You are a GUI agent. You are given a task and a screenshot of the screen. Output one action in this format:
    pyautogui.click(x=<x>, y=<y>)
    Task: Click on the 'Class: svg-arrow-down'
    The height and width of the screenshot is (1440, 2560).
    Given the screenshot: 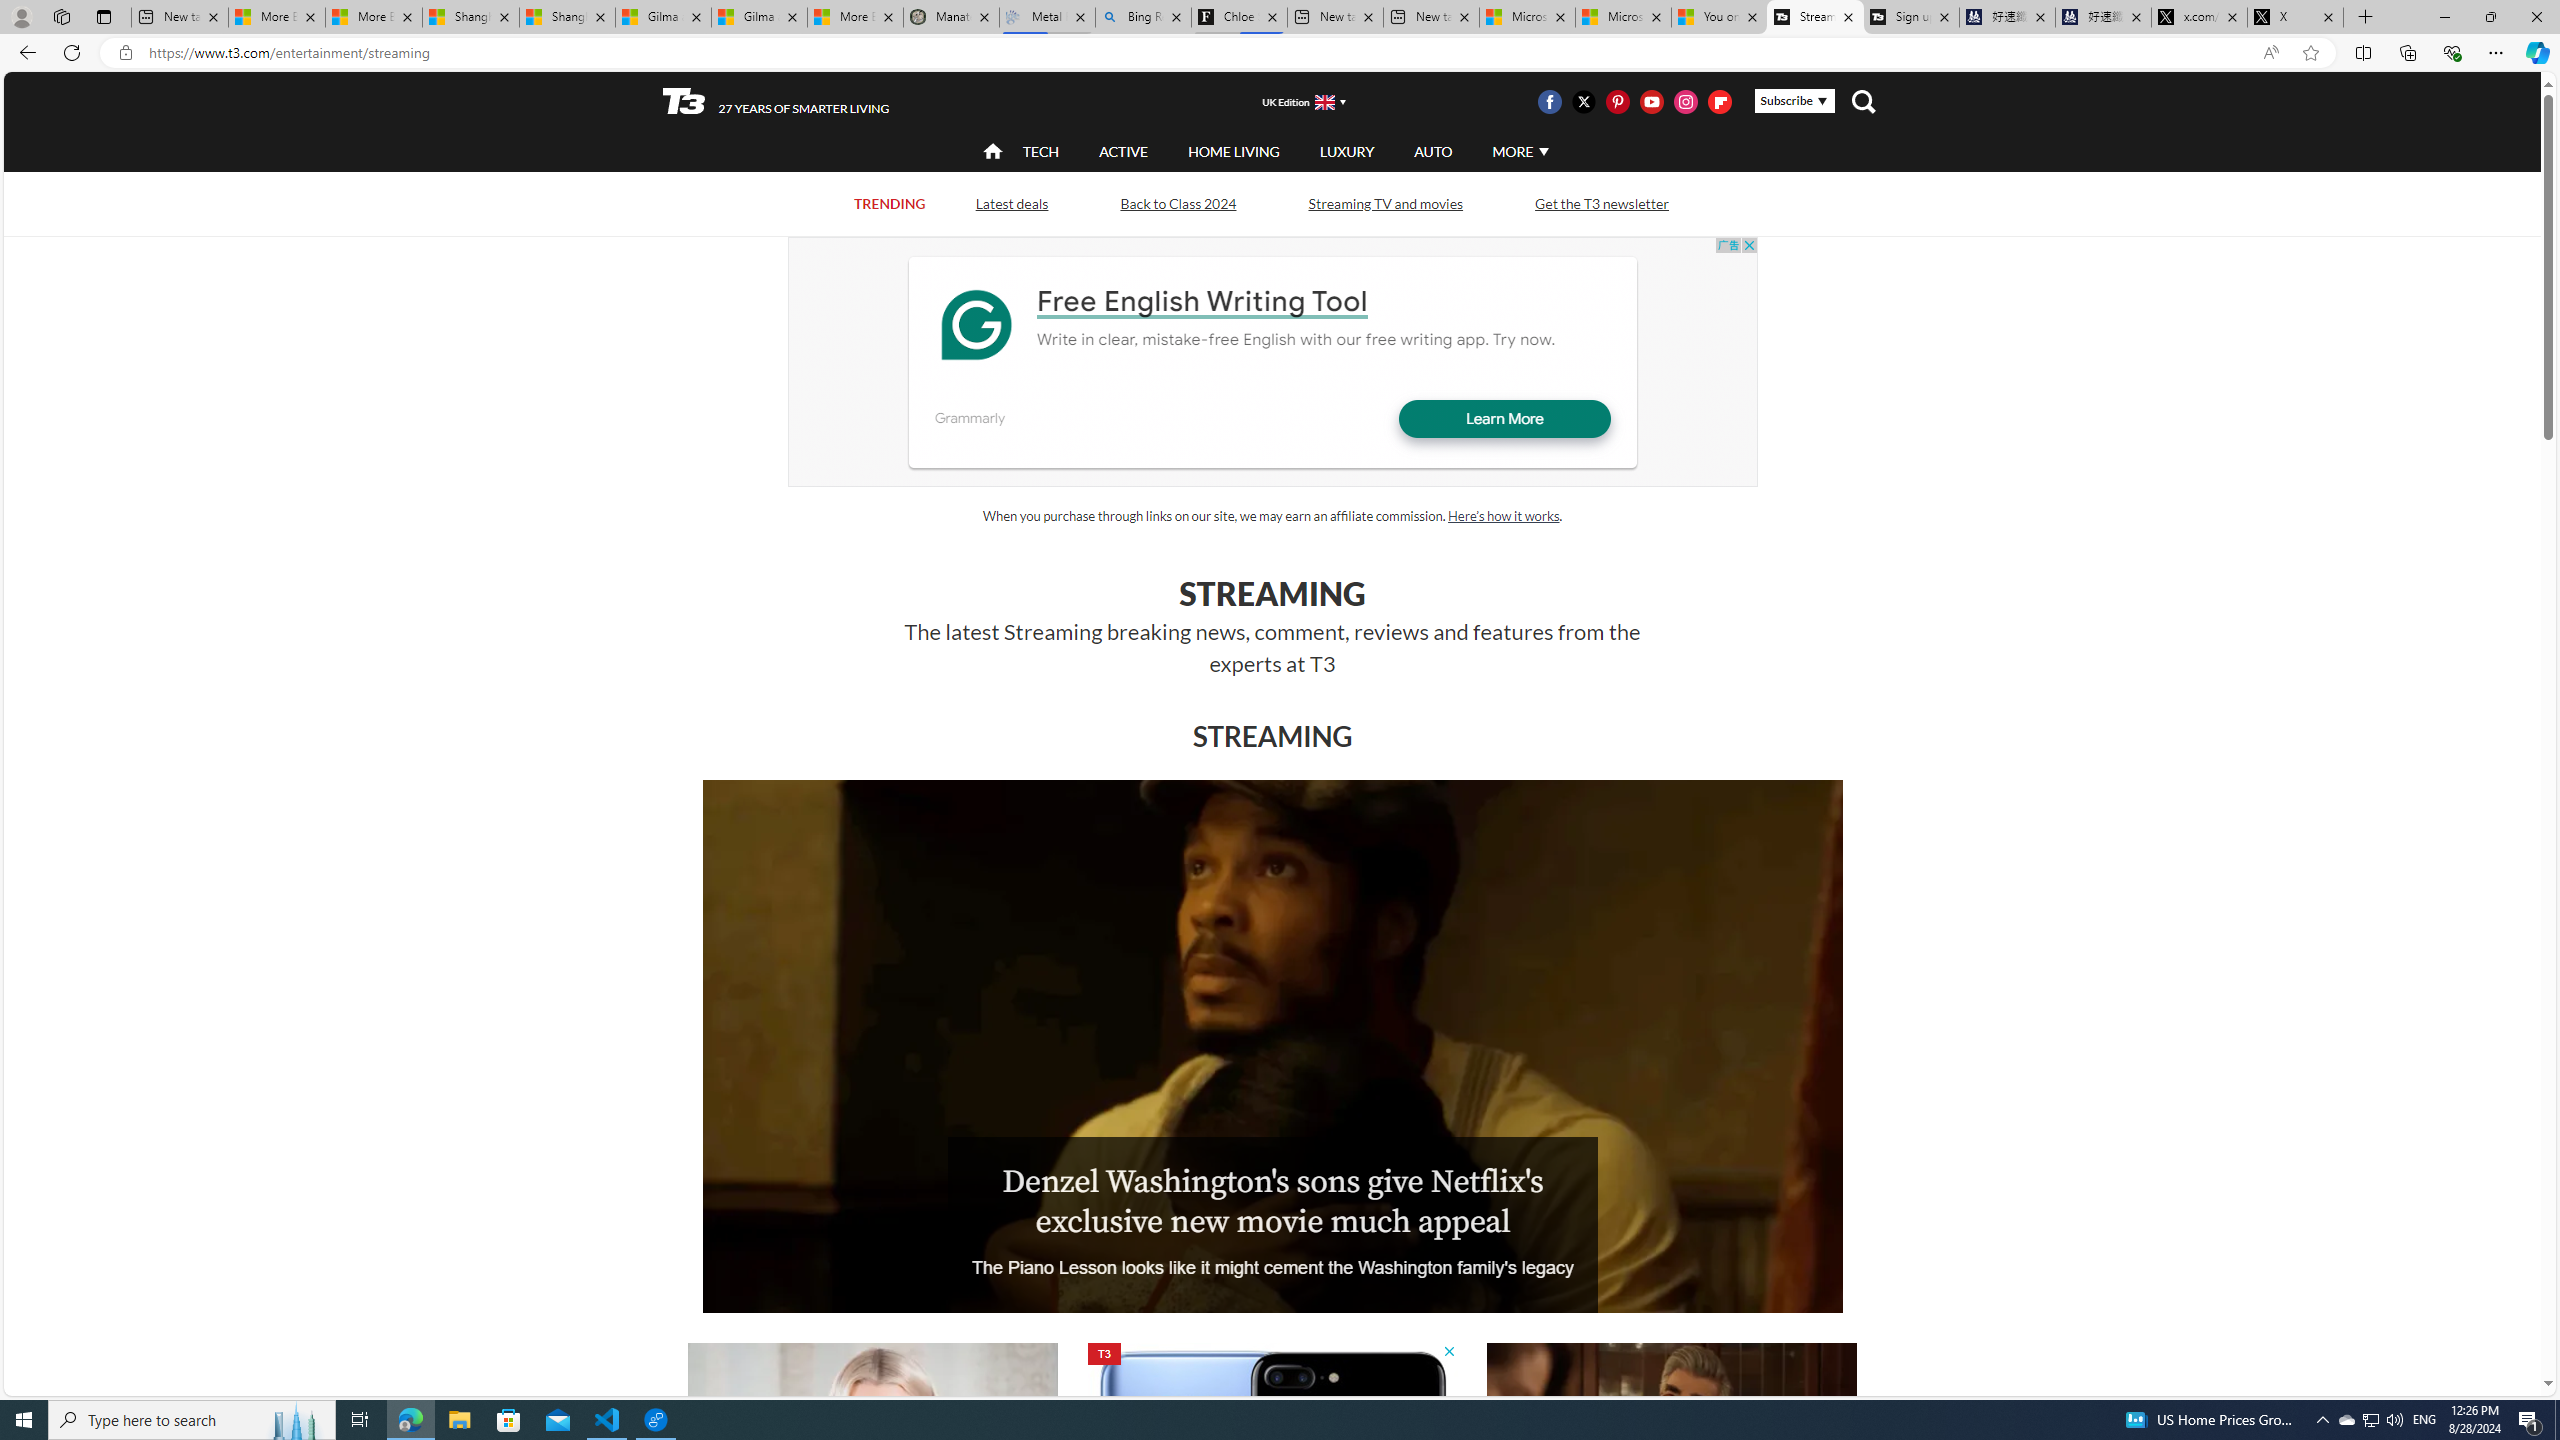 What is the action you would take?
    pyautogui.click(x=1542, y=150)
    